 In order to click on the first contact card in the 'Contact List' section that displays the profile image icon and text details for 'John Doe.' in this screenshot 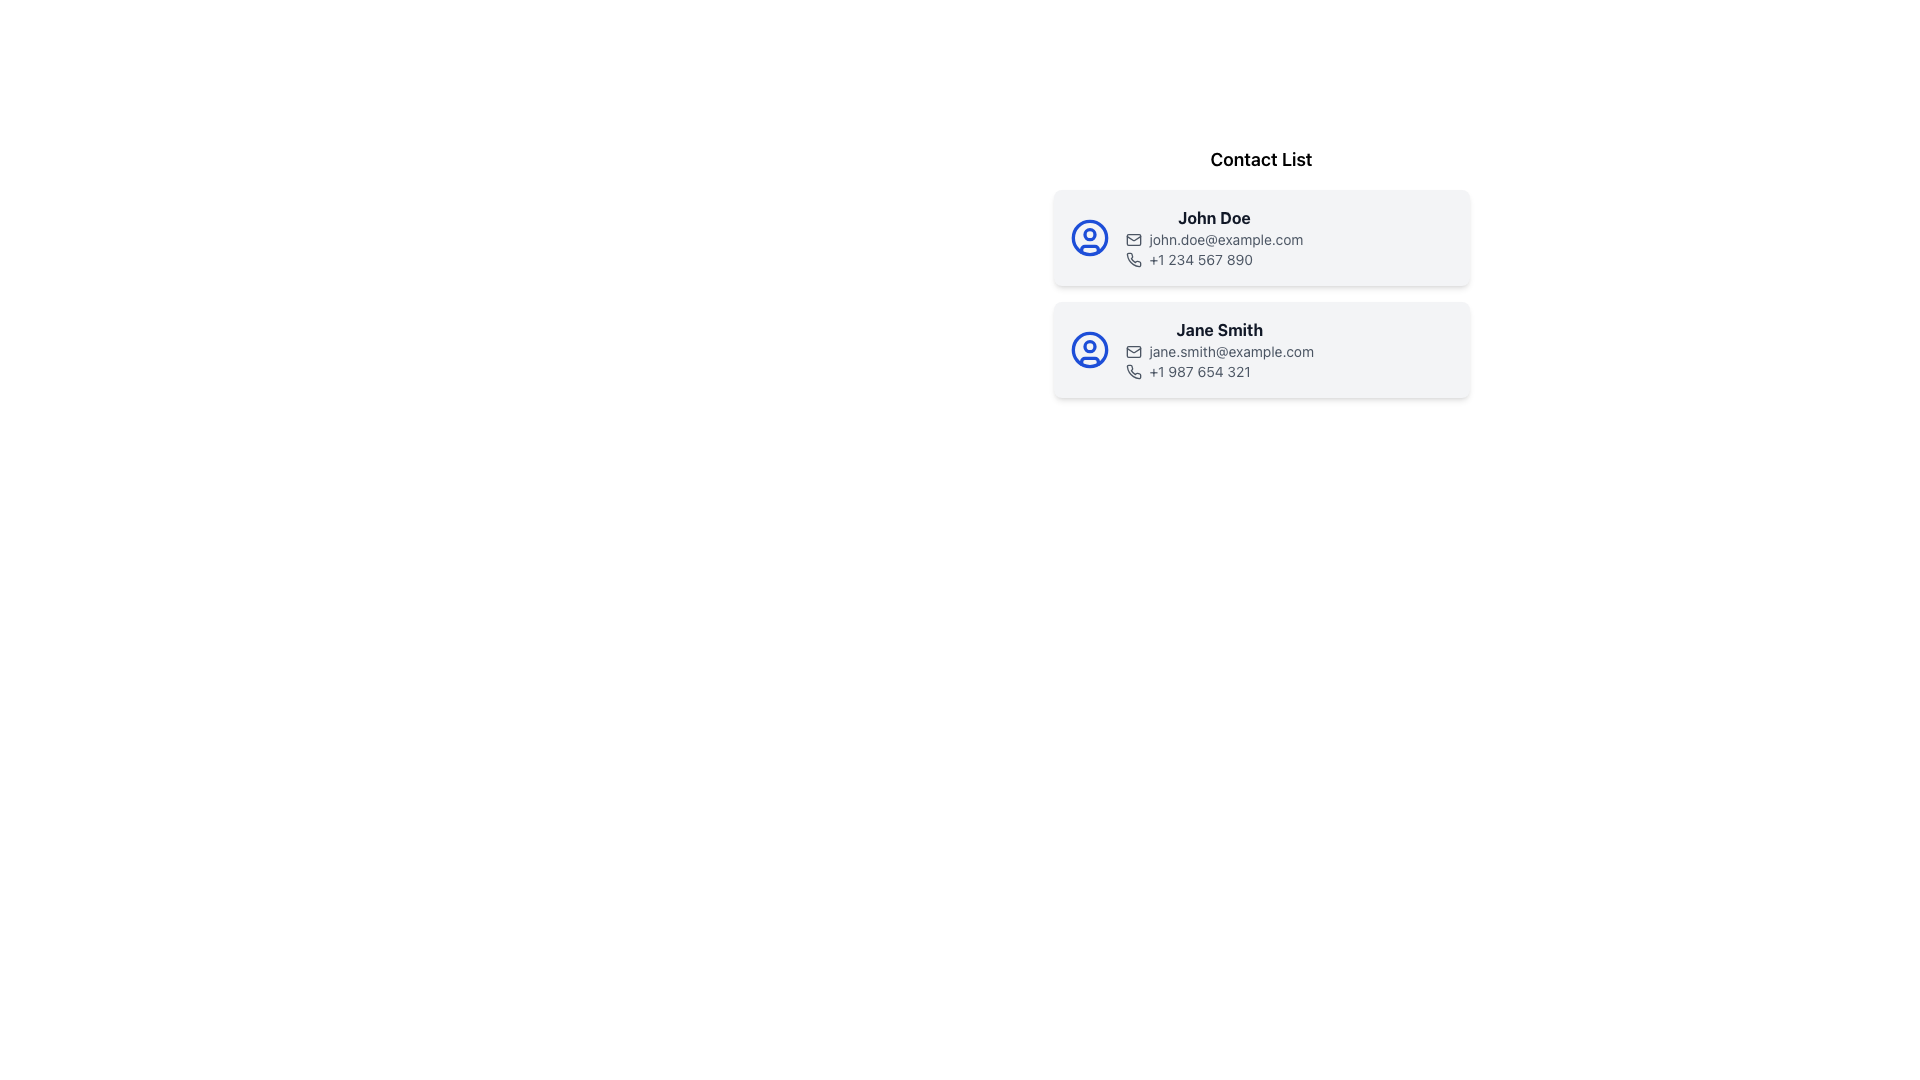, I will do `click(1260, 237)`.